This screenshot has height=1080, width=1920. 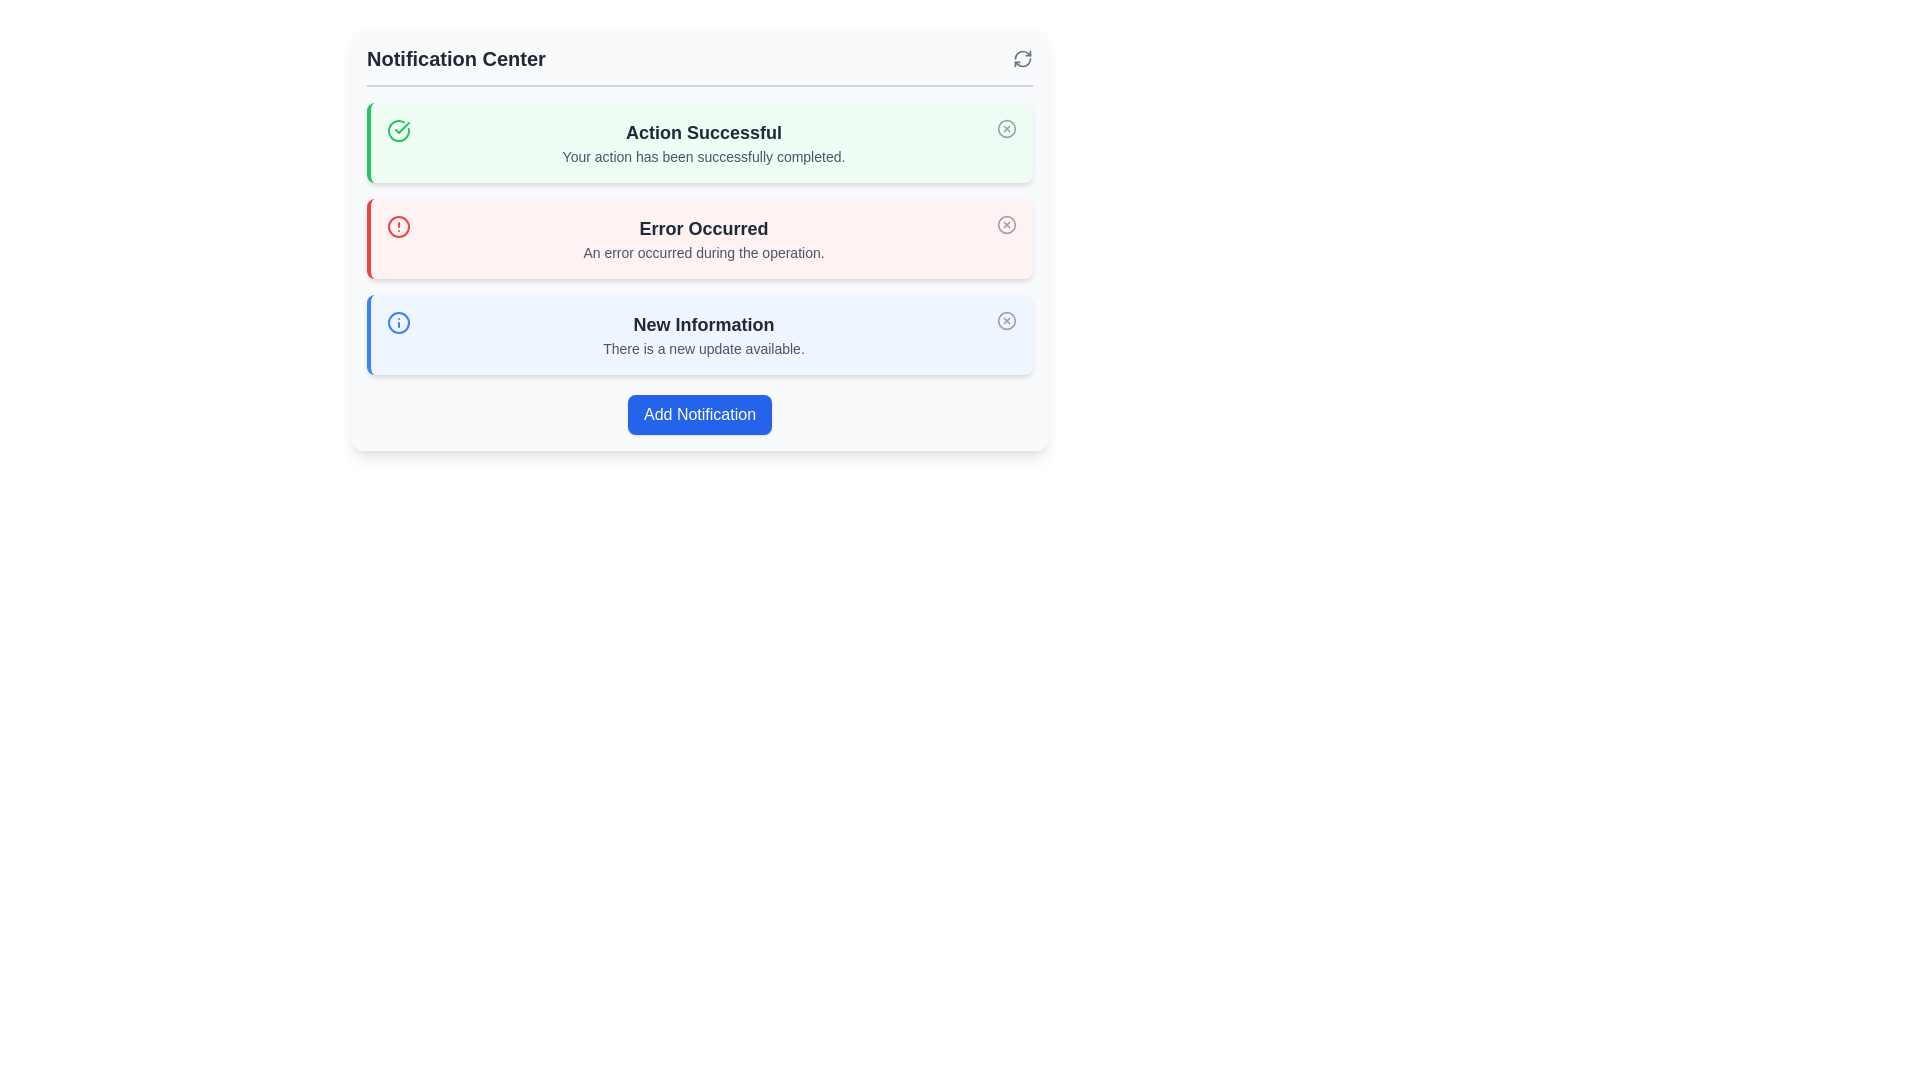 I want to click on the third notification card in the Notification Center, which has a blue background and contains the title 'New Information', so click(x=700, y=334).